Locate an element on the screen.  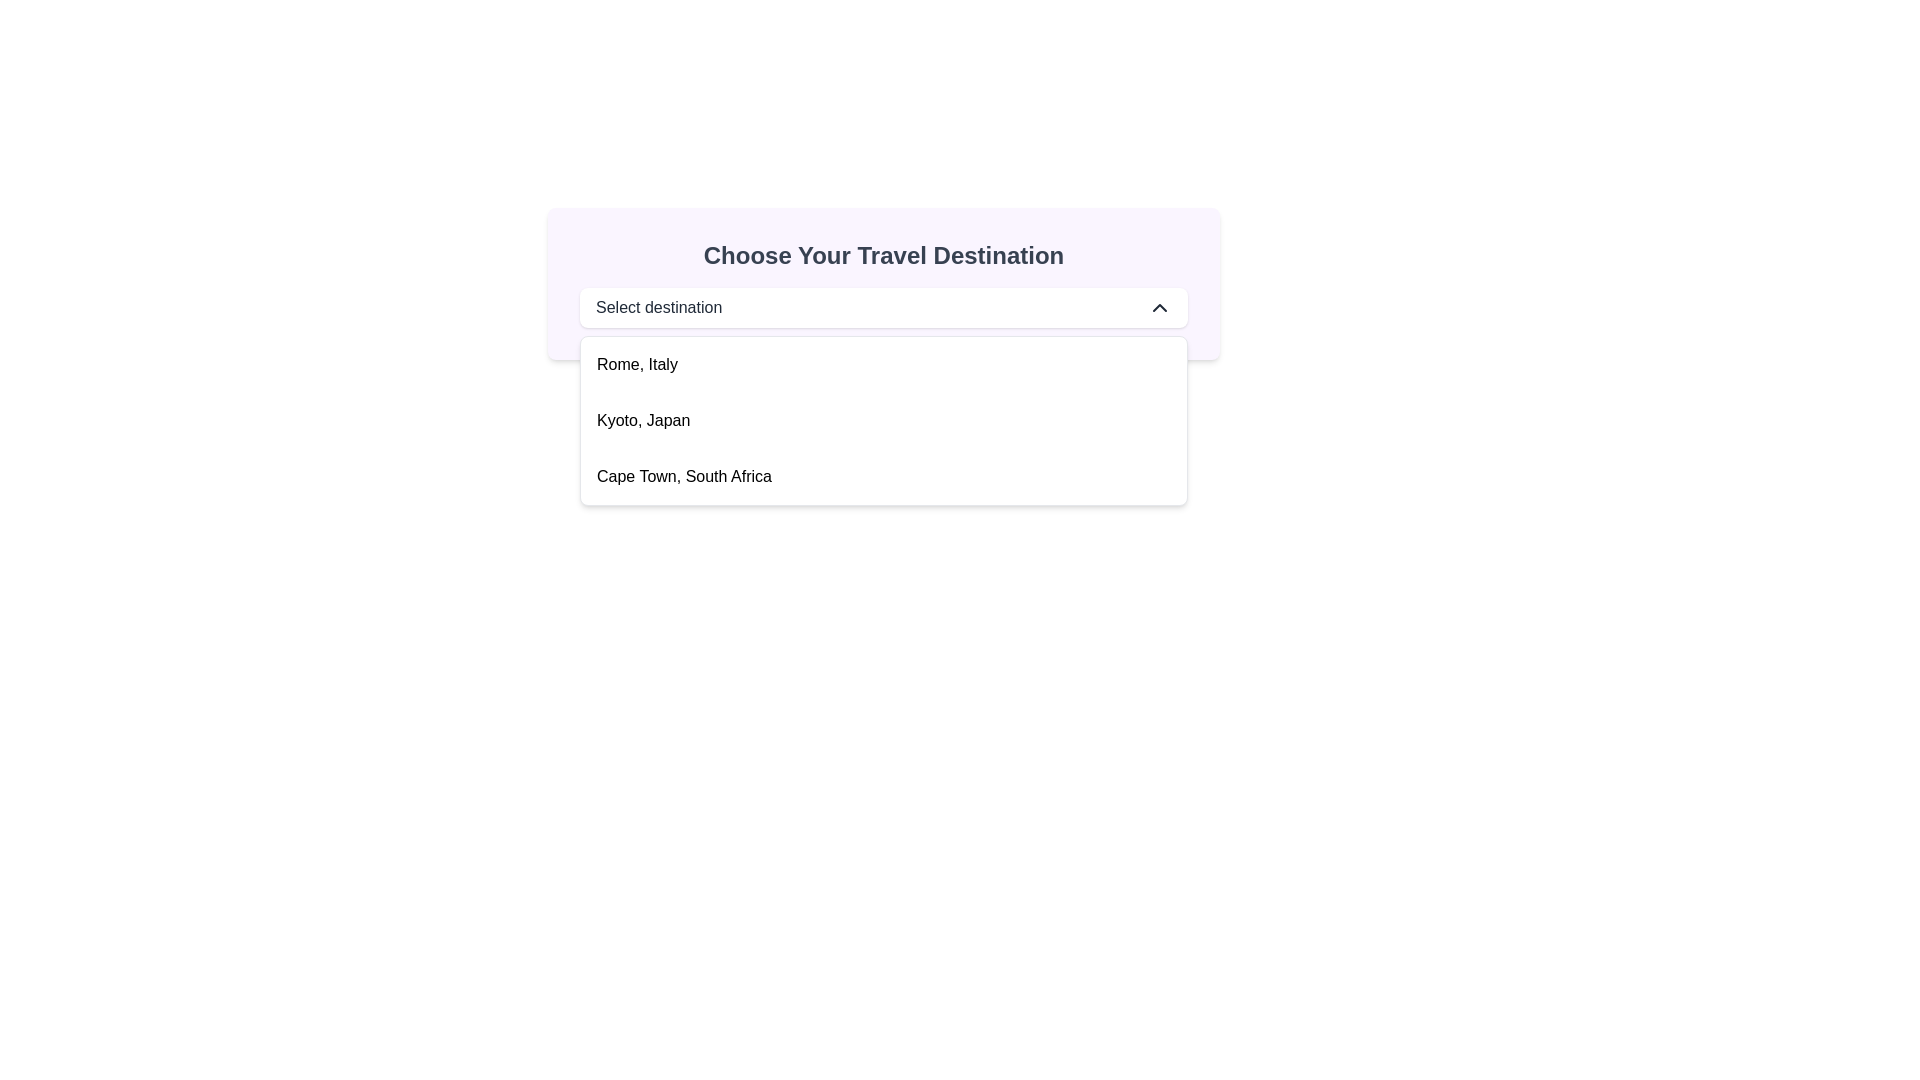
the dropdown menu option displaying 'Cape Town, South Africa' is located at coordinates (684, 477).